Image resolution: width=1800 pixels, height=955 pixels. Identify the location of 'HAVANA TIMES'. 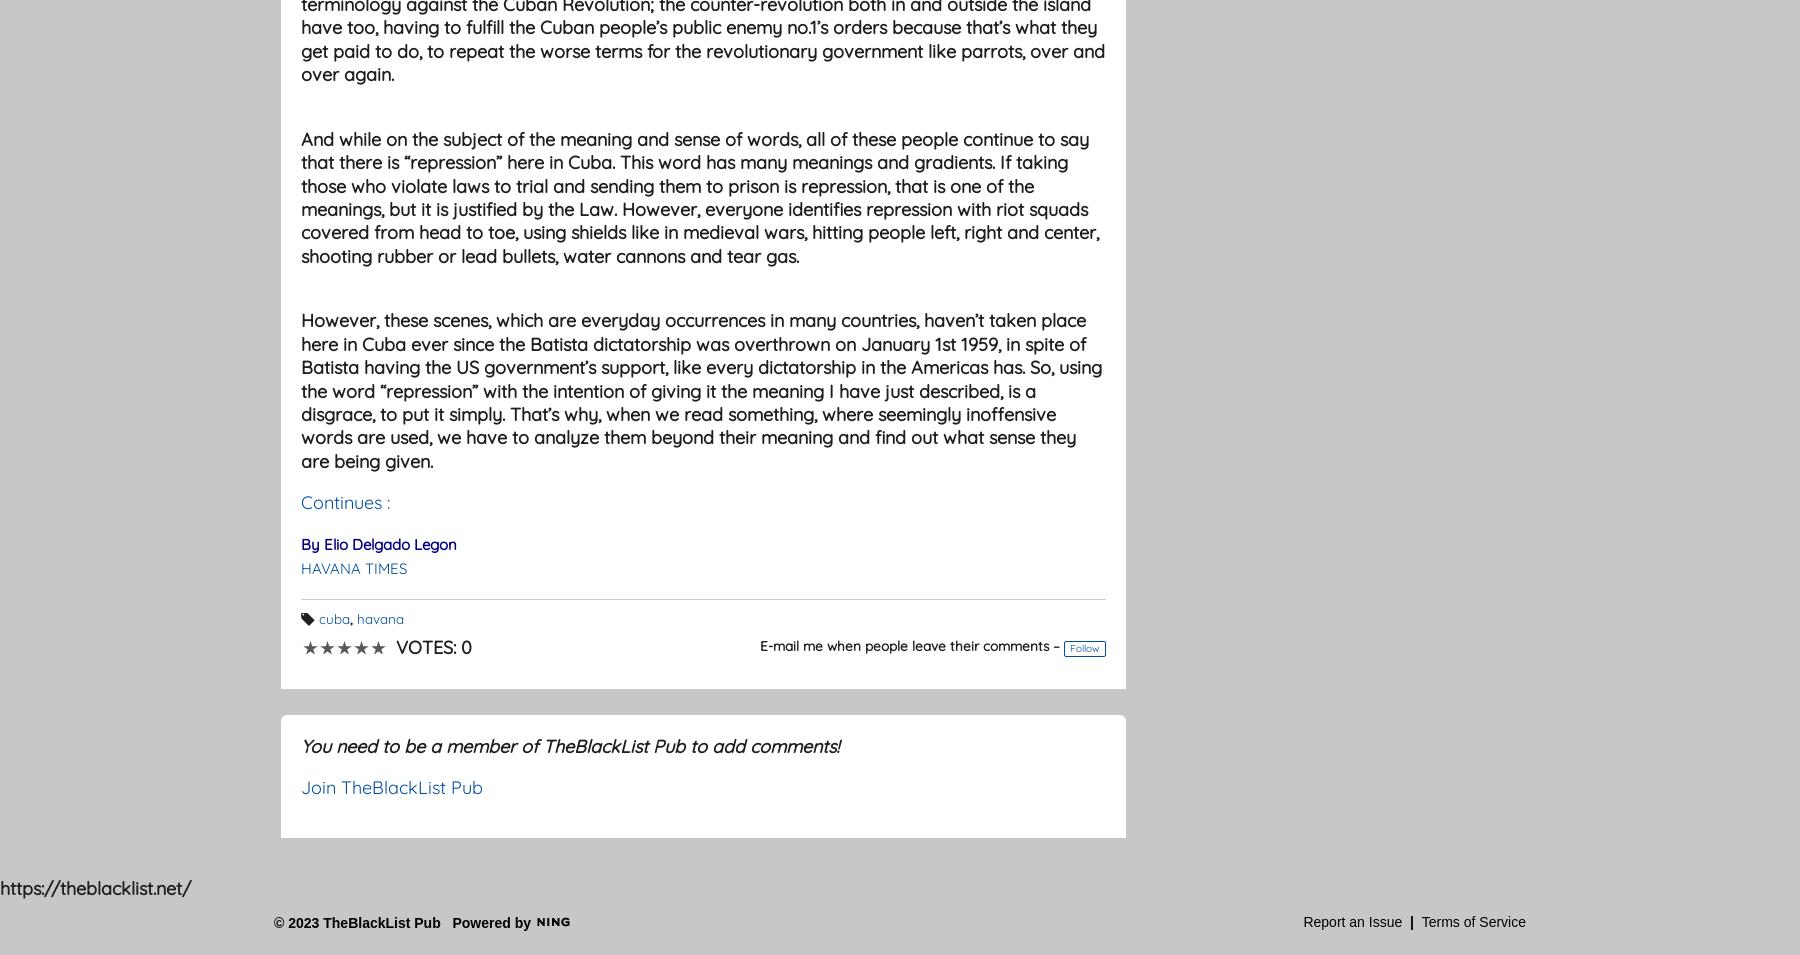
(354, 567).